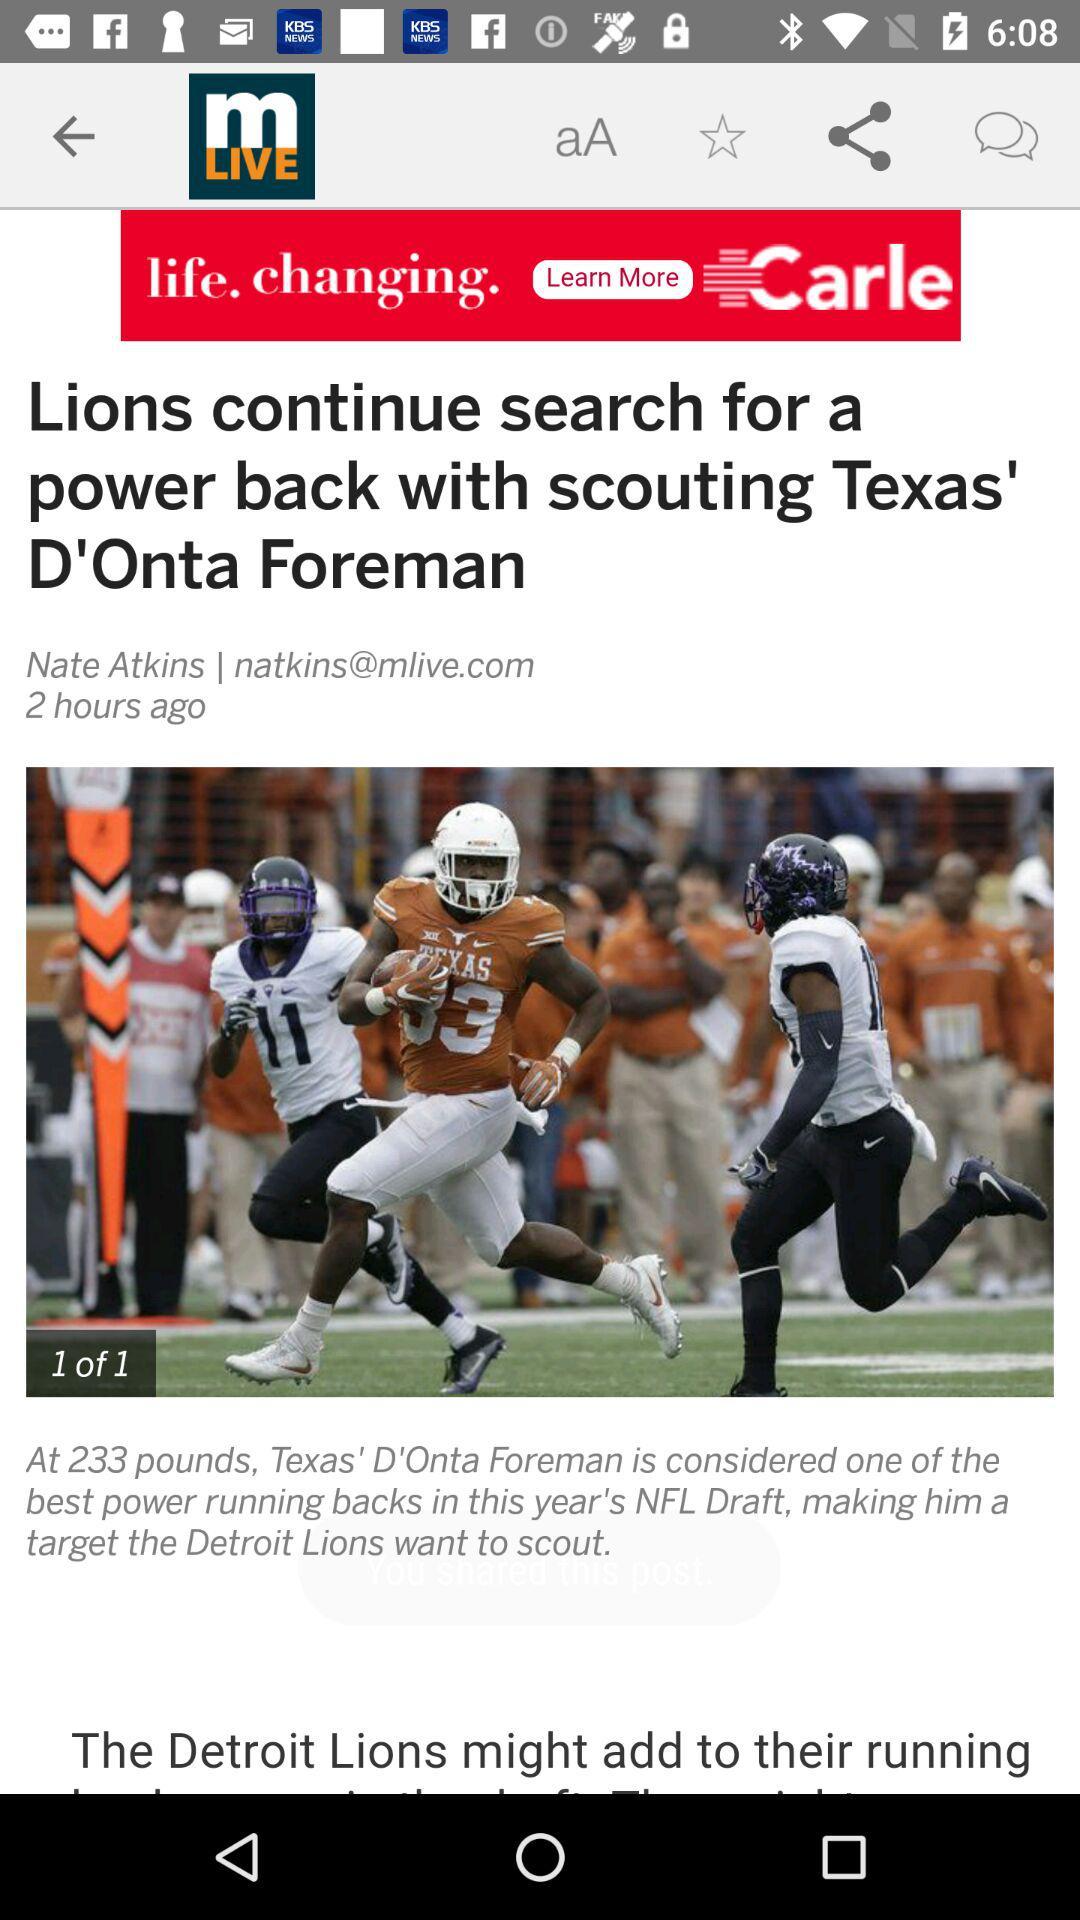 The width and height of the screenshot is (1080, 1920). What do you see at coordinates (250, 136) in the screenshot?
I see `the logo in the menu bar` at bounding box center [250, 136].